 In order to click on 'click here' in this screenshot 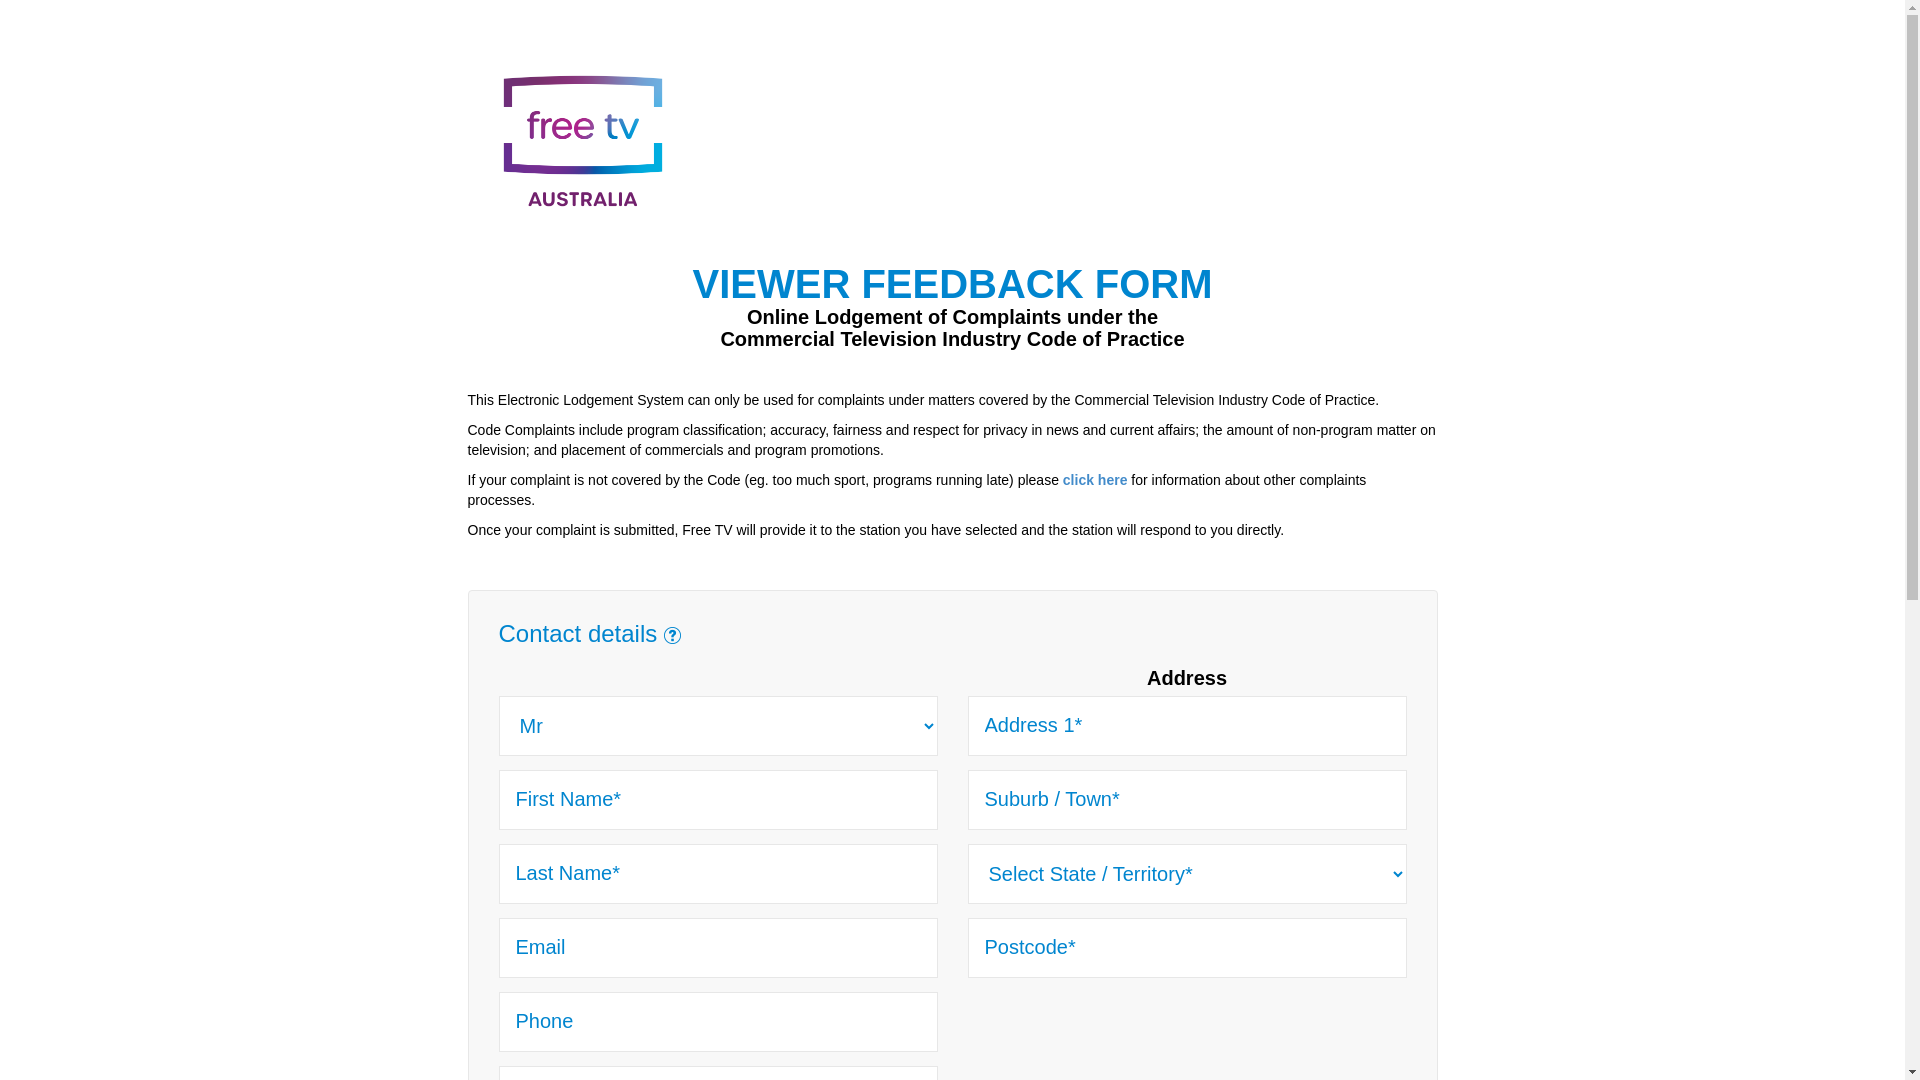, I will do `click(1094, 479)`.